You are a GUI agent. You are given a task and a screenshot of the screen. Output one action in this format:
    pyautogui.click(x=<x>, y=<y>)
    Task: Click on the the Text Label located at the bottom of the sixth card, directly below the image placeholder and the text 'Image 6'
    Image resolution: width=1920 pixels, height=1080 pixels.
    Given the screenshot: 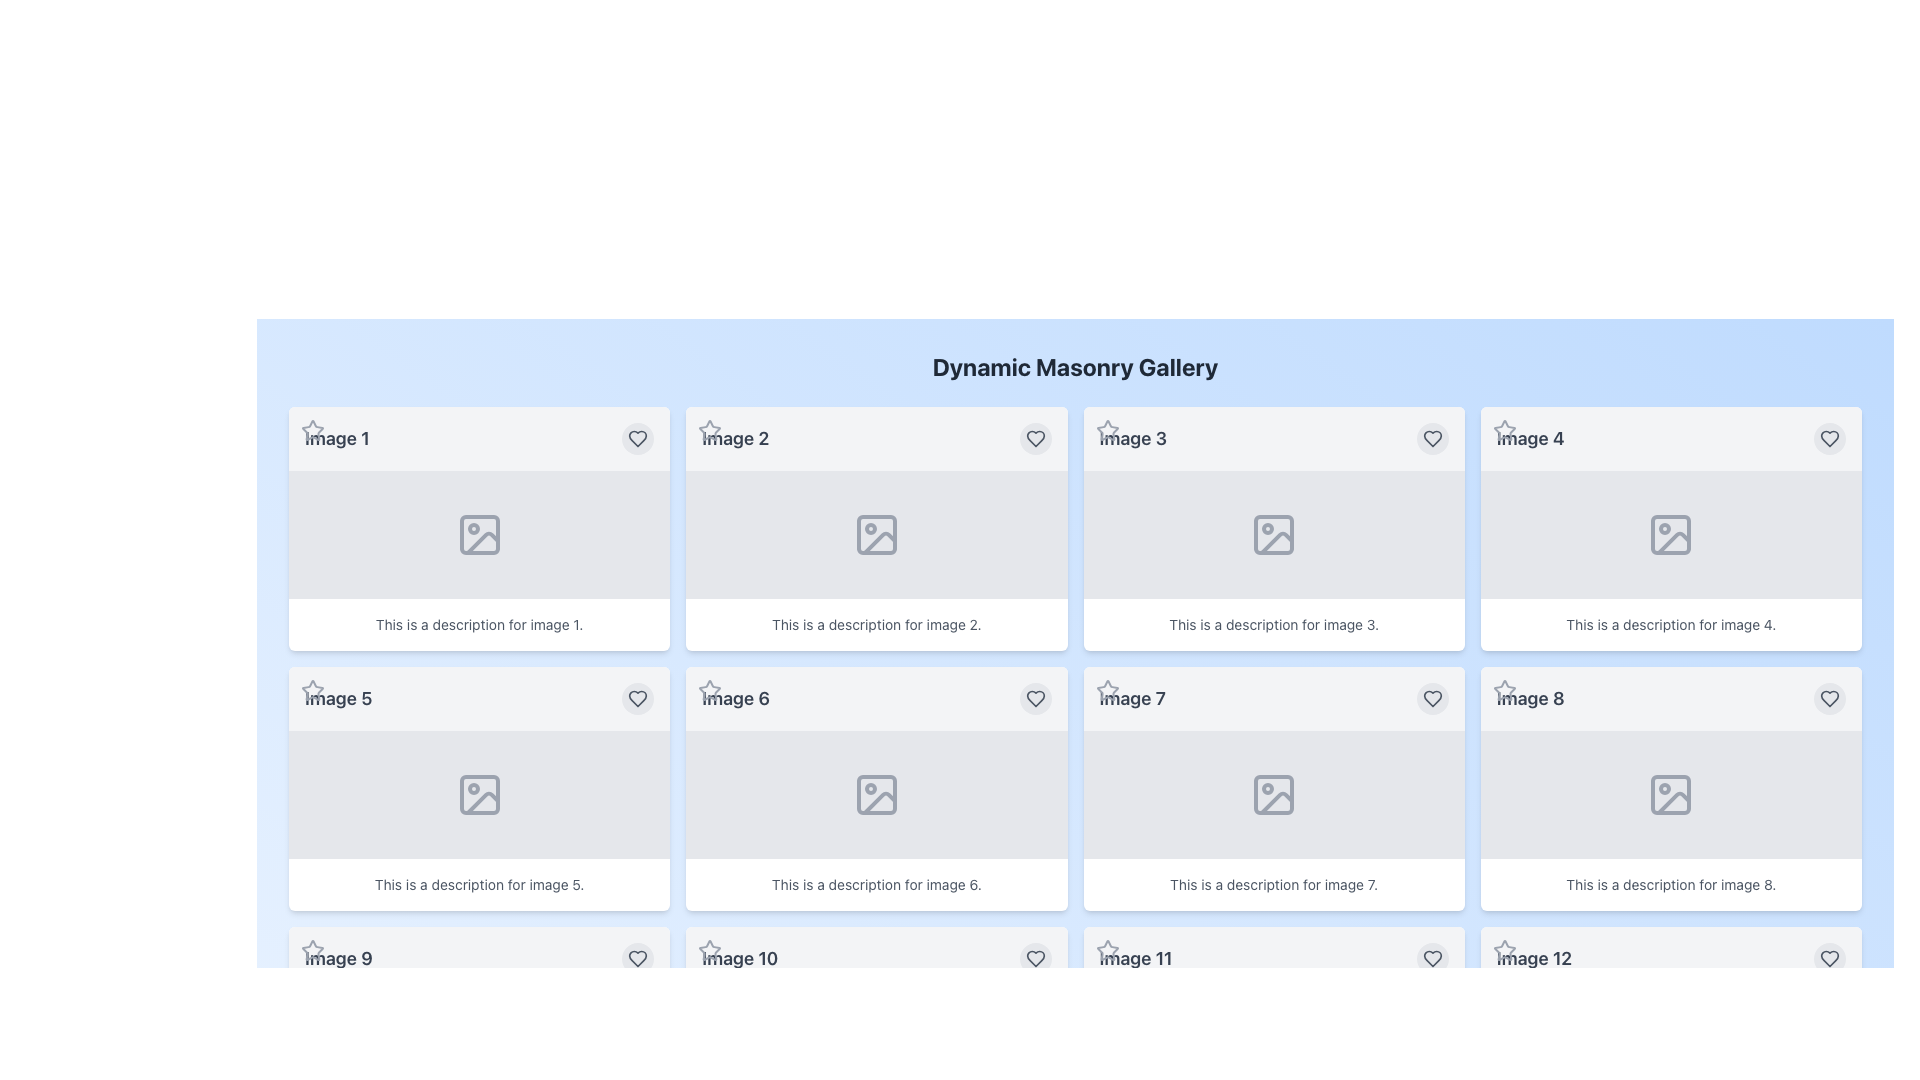 What is the action you would take?
    pyautogui.click(x=876, y=883)
    